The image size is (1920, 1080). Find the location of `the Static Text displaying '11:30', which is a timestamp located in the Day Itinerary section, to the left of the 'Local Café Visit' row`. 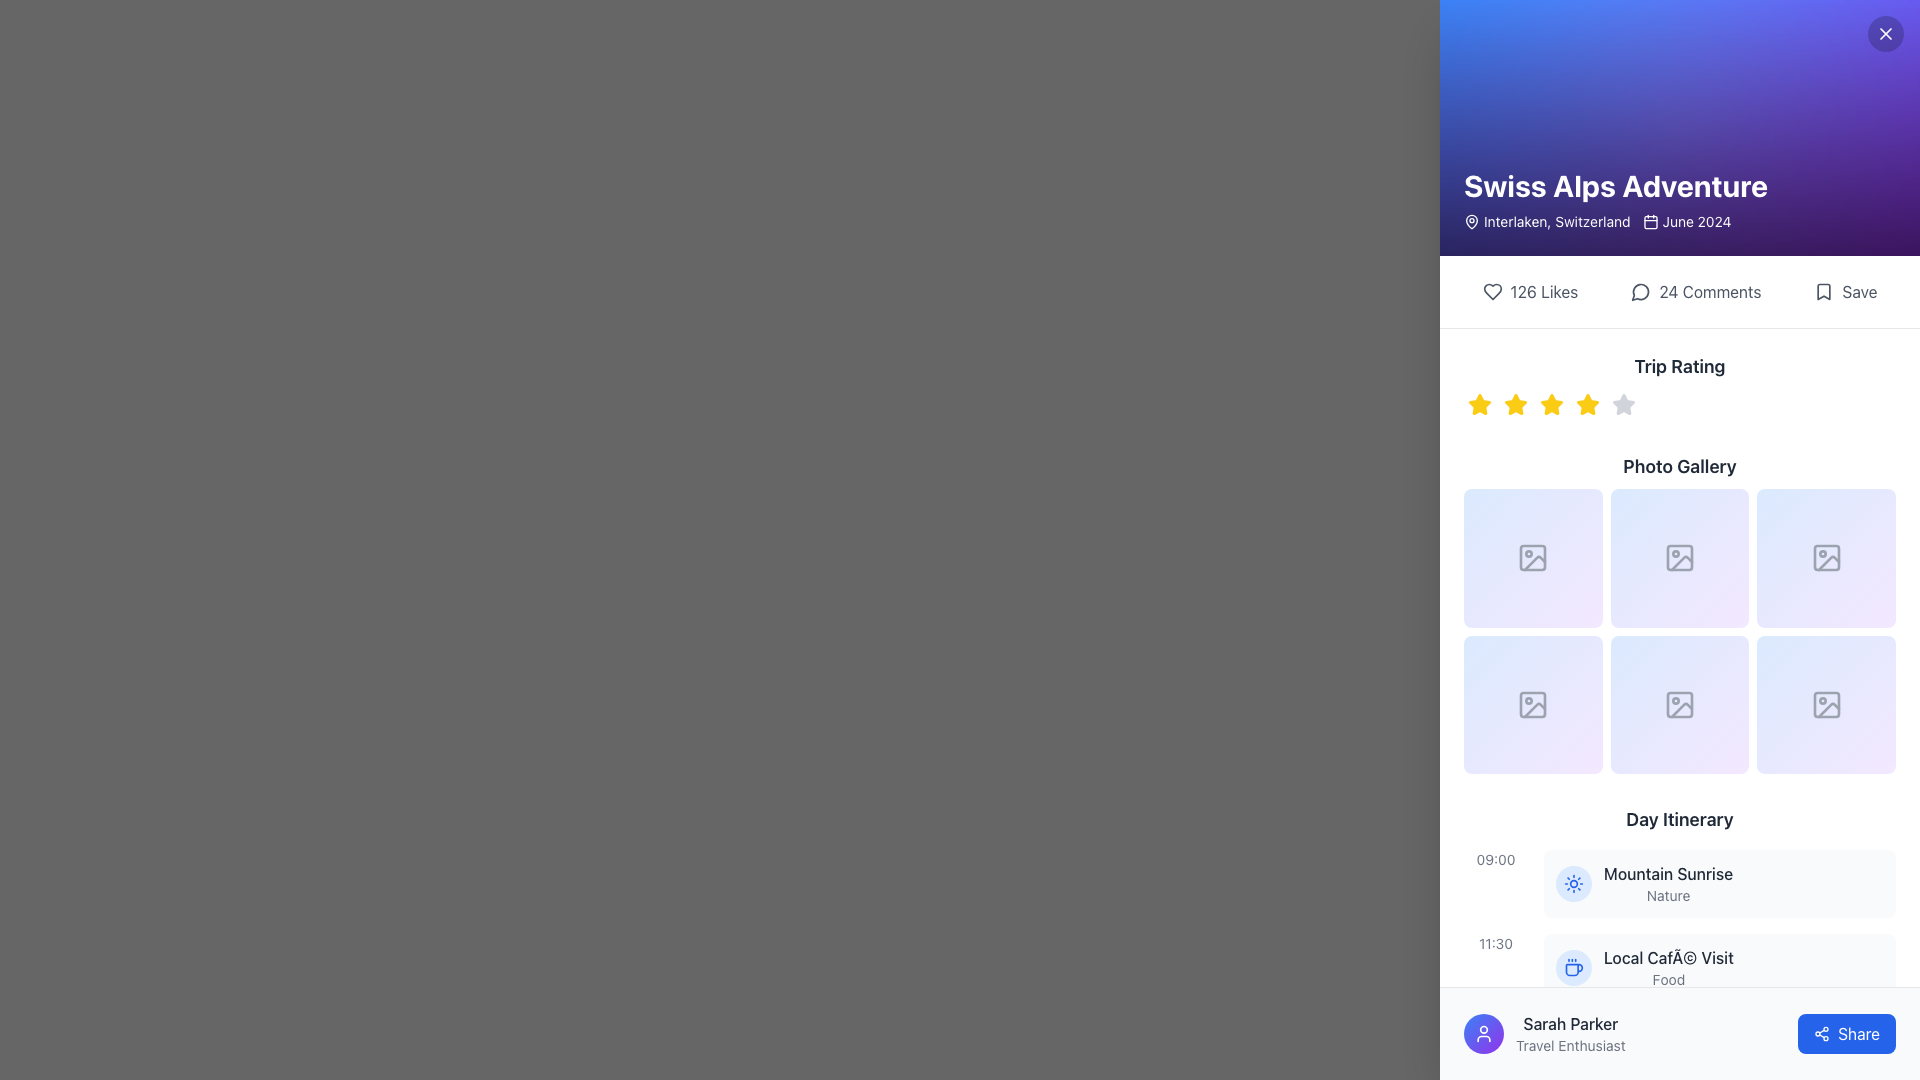

the Static Text displaying '11:30', which is a timestamp located in the Day Itinerary section, to the left of the 'Local Café Visit' row is located at coordinates (1496, 944).